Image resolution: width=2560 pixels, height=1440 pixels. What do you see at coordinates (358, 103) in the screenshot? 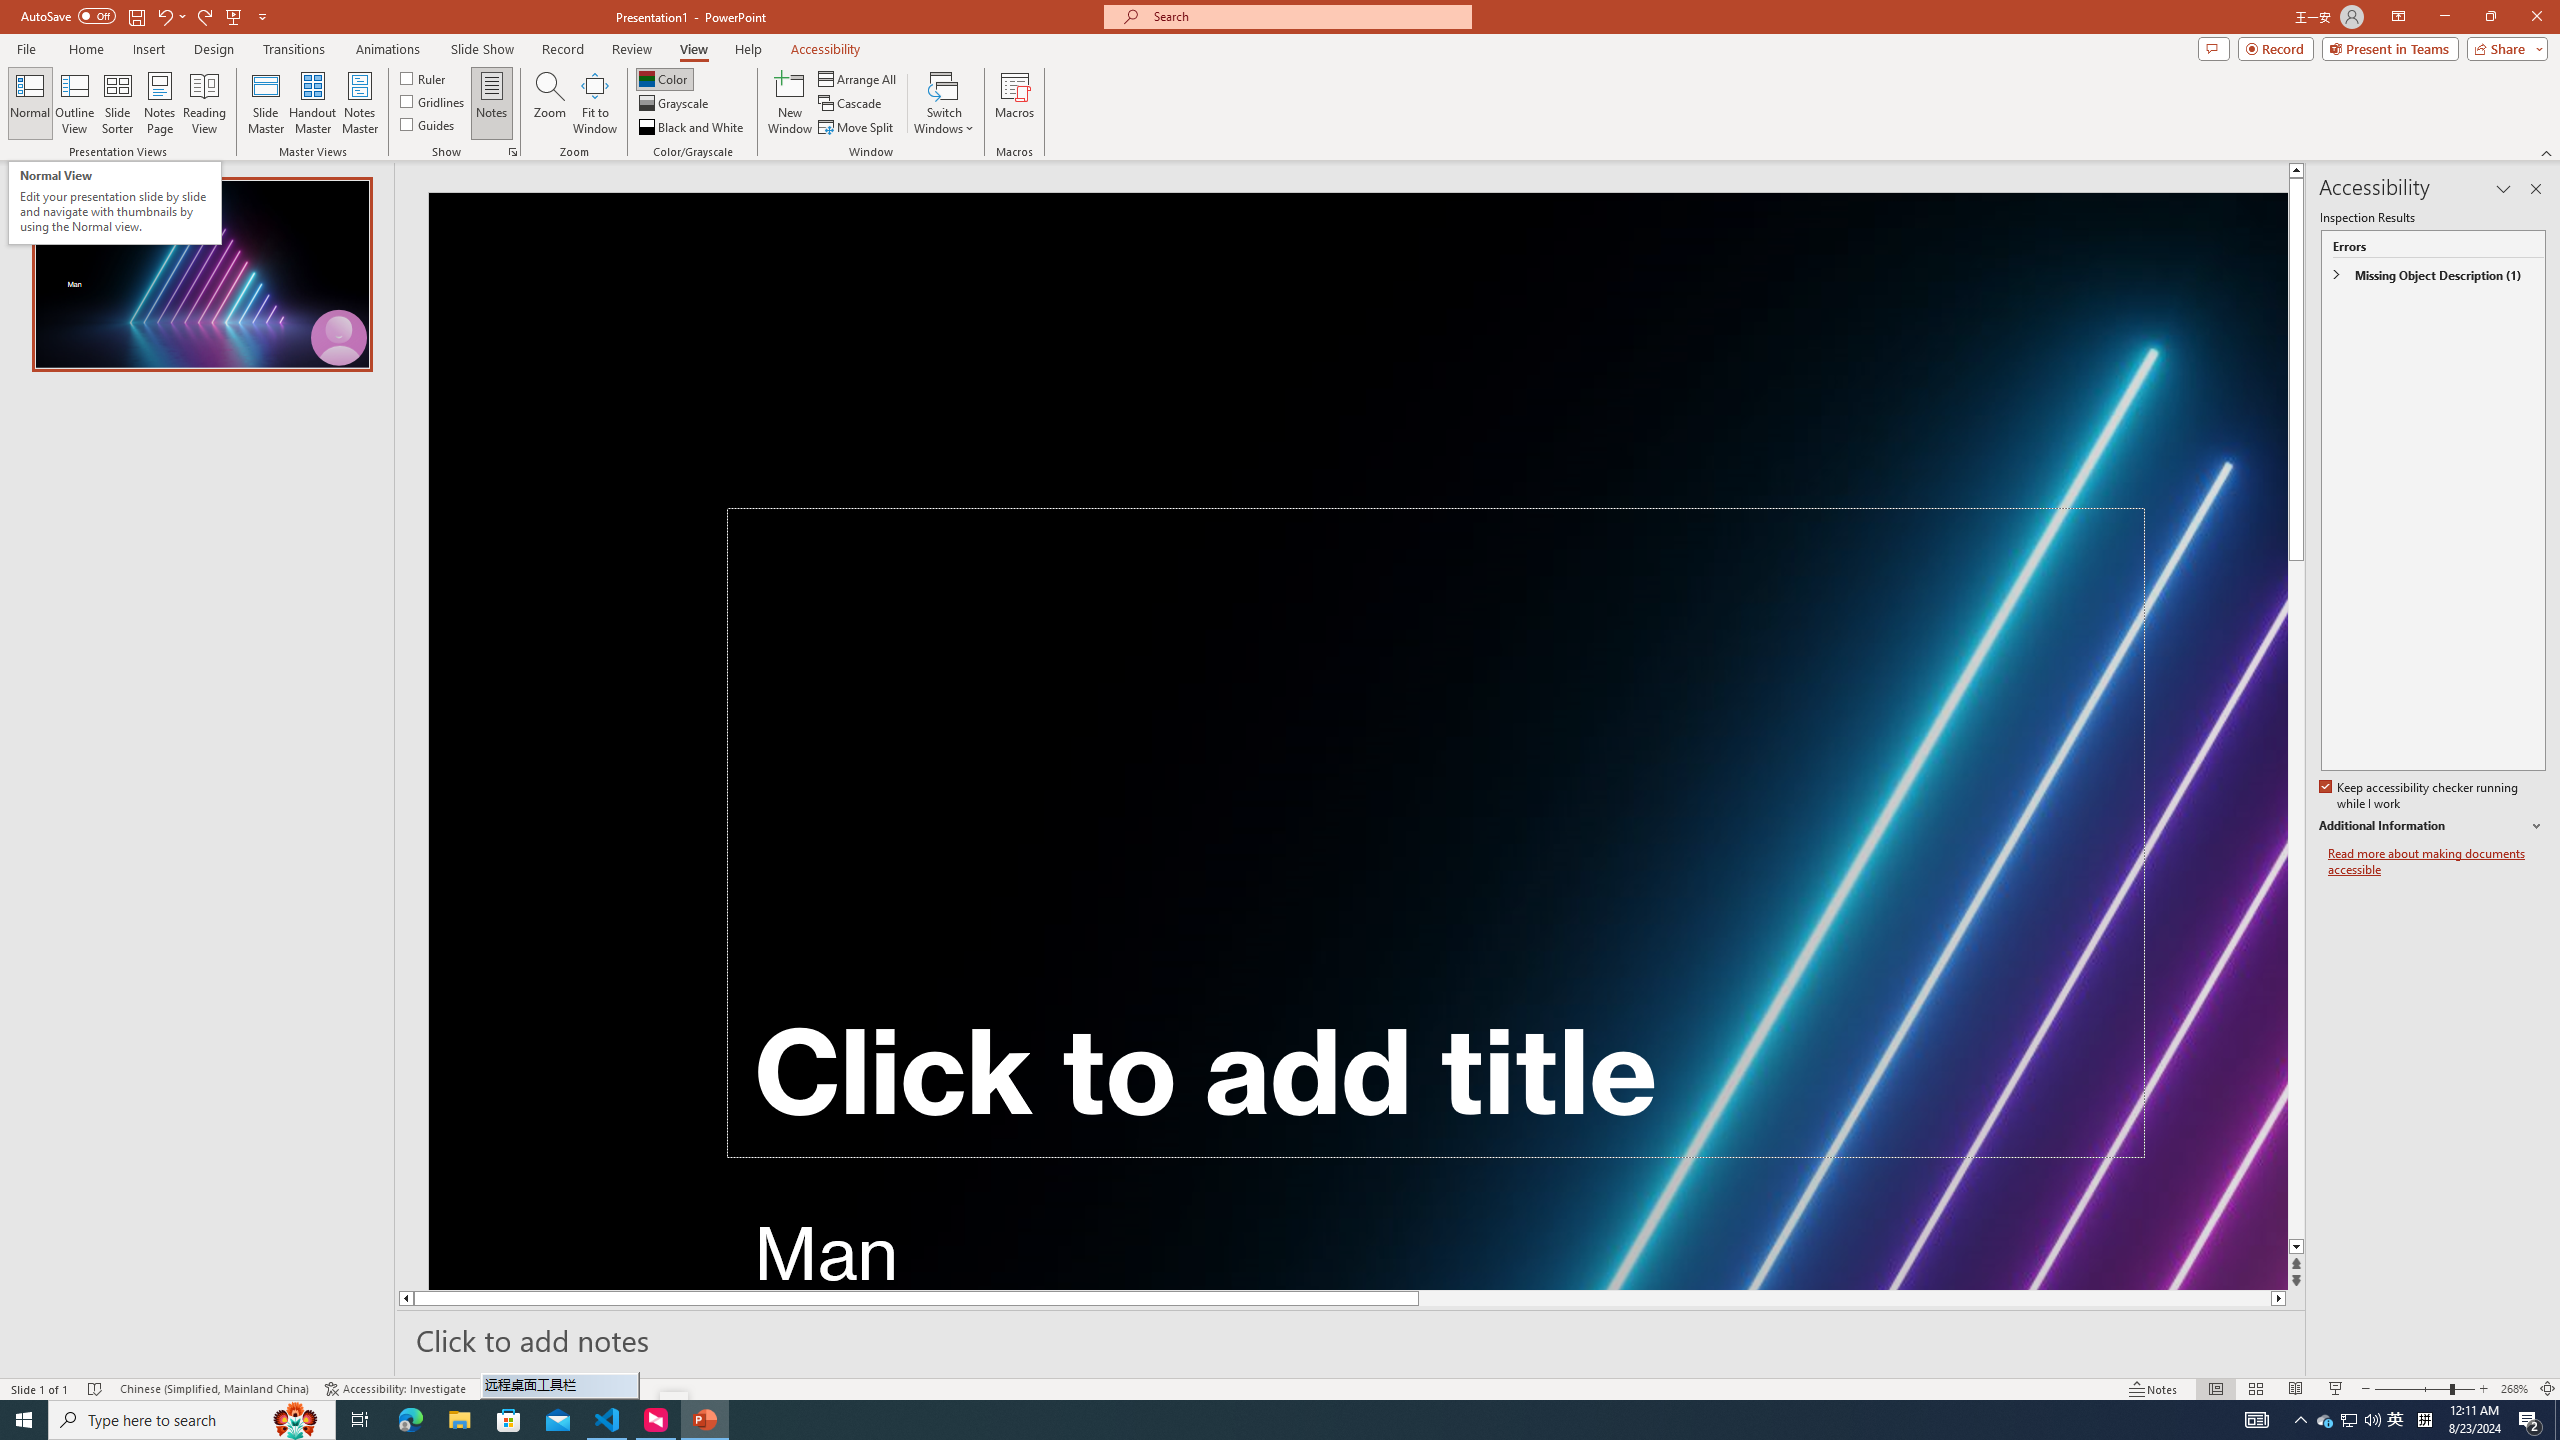
I see `'Notes Master'` at bounding box center [358, 103].